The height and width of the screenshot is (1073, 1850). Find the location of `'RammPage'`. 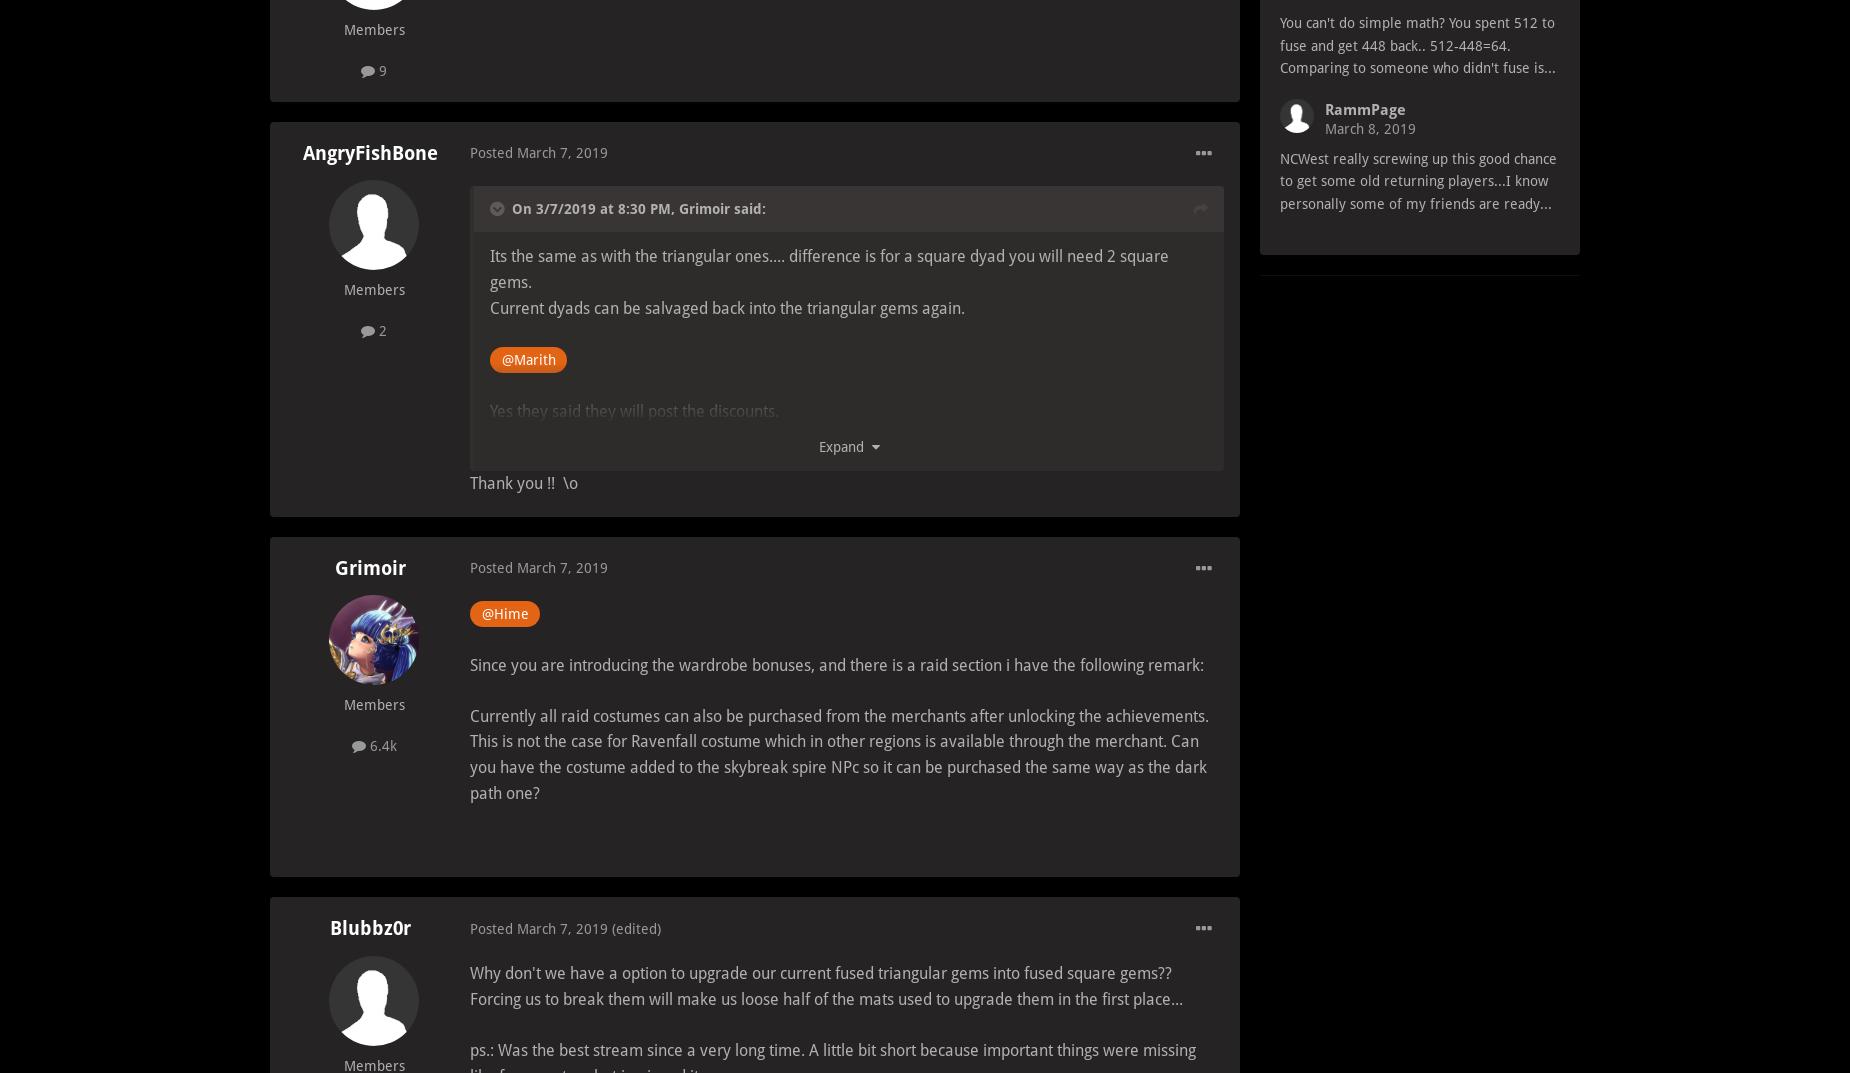

'RammPage' is located at coordinates (1364, 109).